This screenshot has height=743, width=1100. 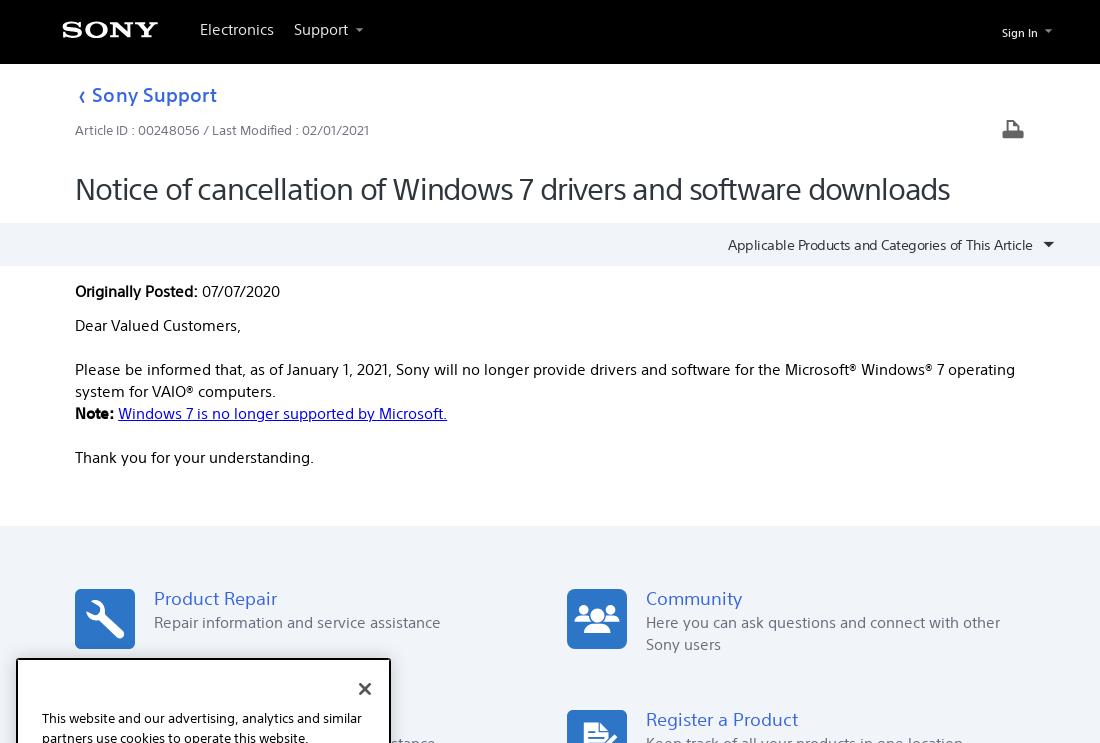 I want to click on '07/07/2020', so click(x=239, y=291).